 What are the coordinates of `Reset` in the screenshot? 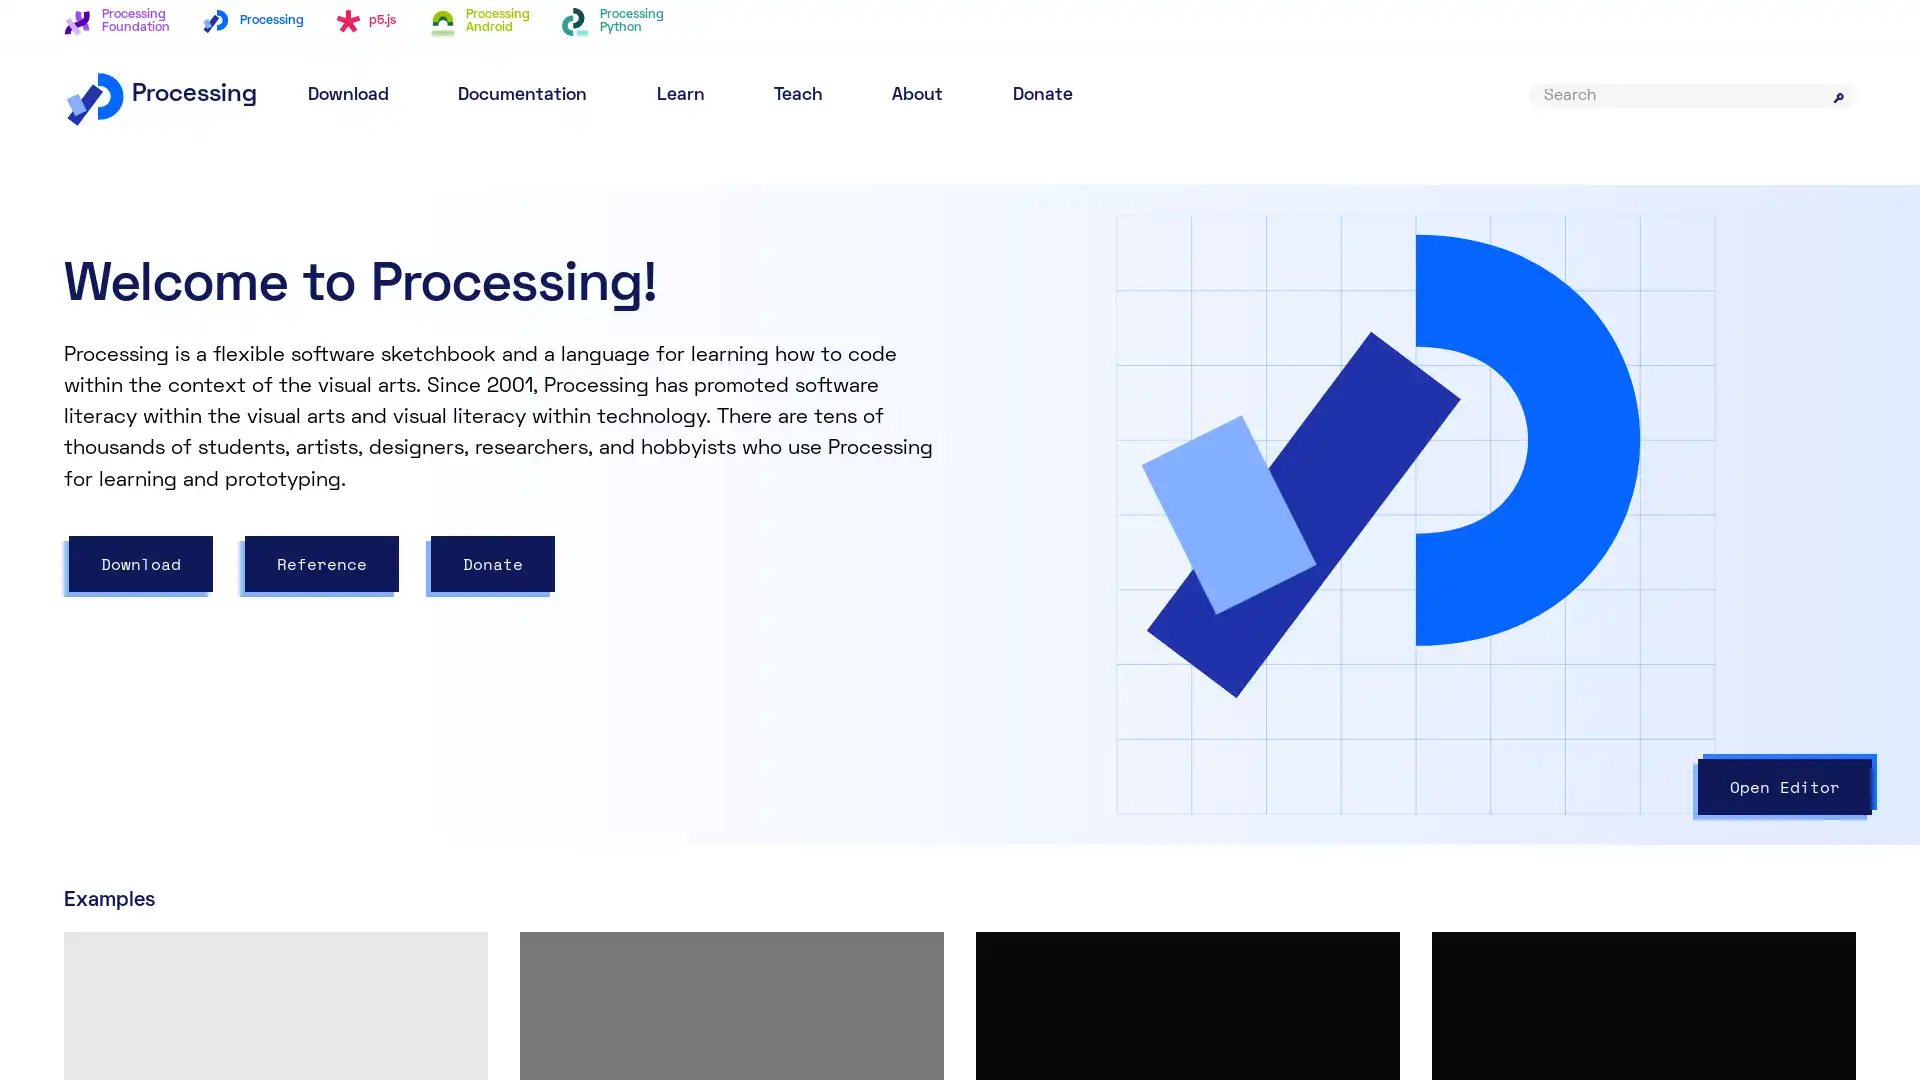 It's located at (1790, 238).